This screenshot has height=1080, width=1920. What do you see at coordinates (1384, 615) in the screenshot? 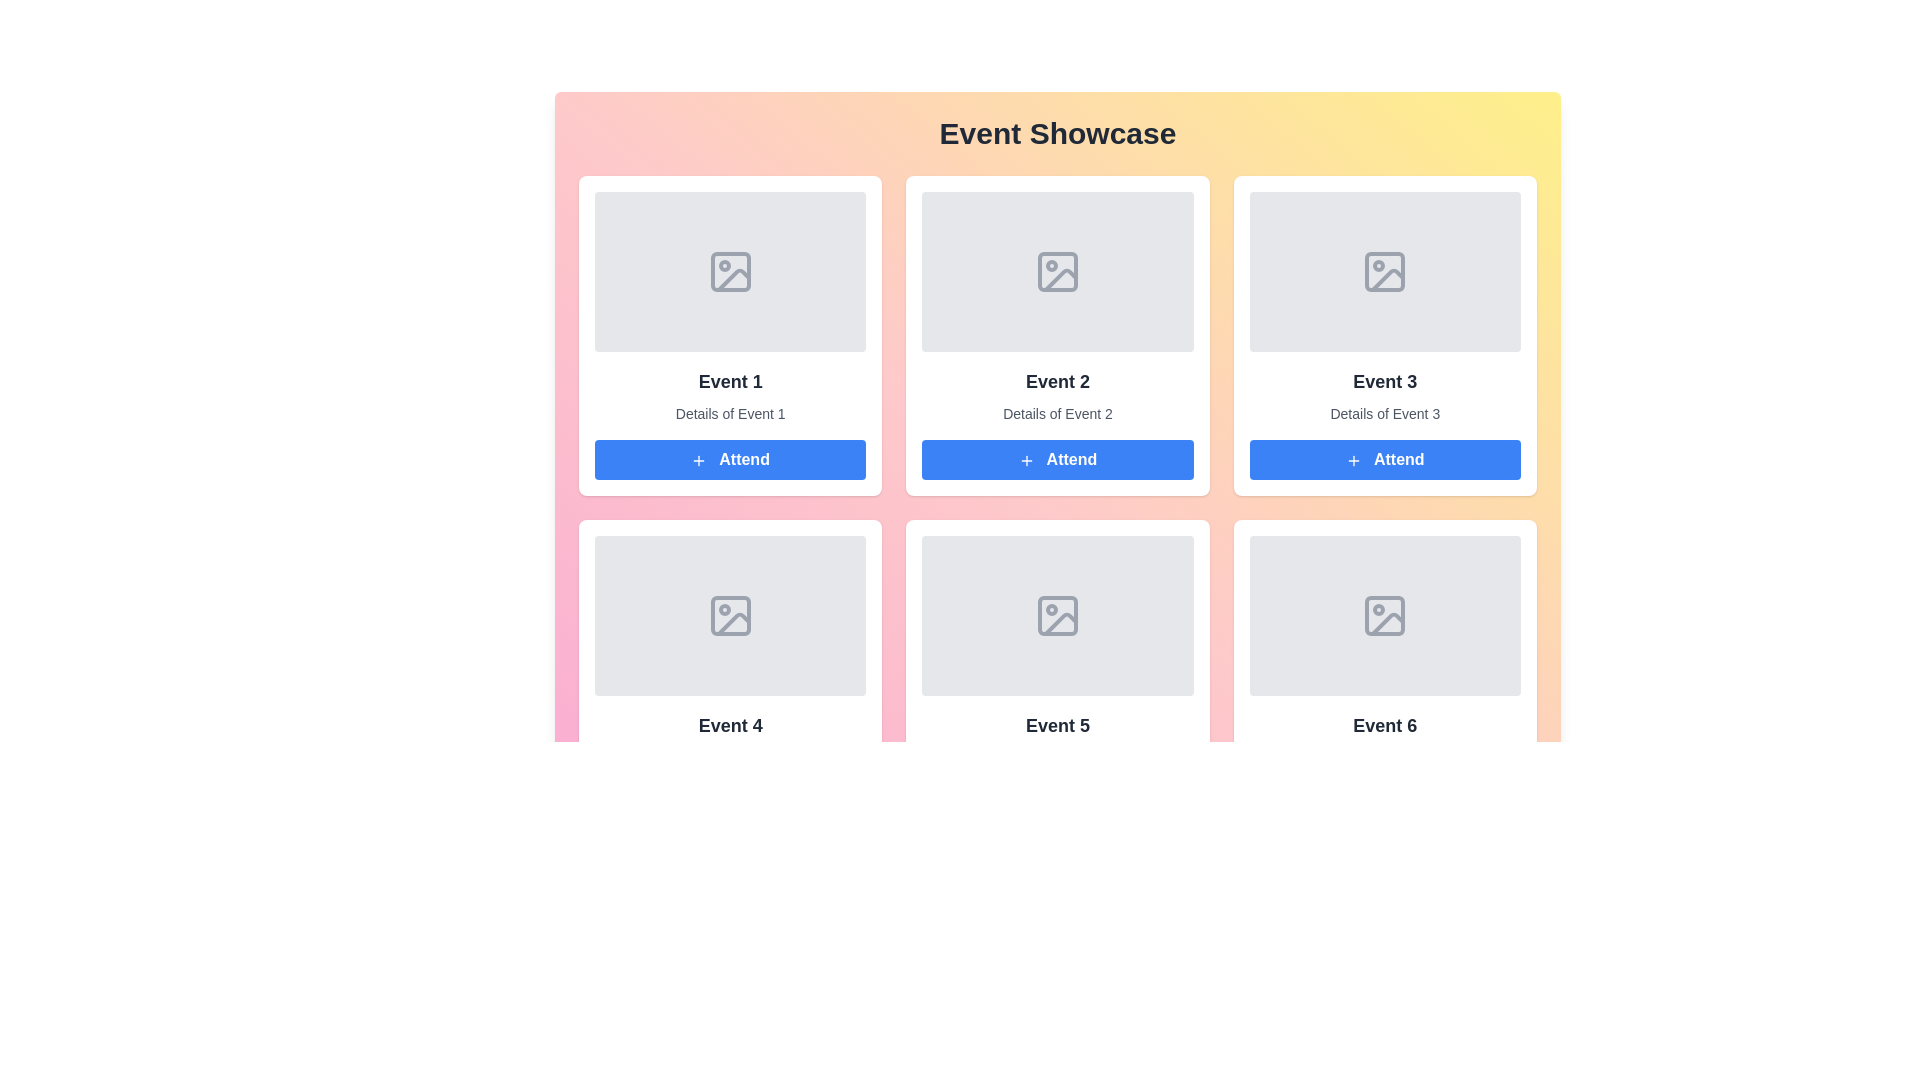
I see `the image placeholder icon located in the sixth event box, positioned centrally above the title 'Event 6'` at bounding box center [1384, 615].